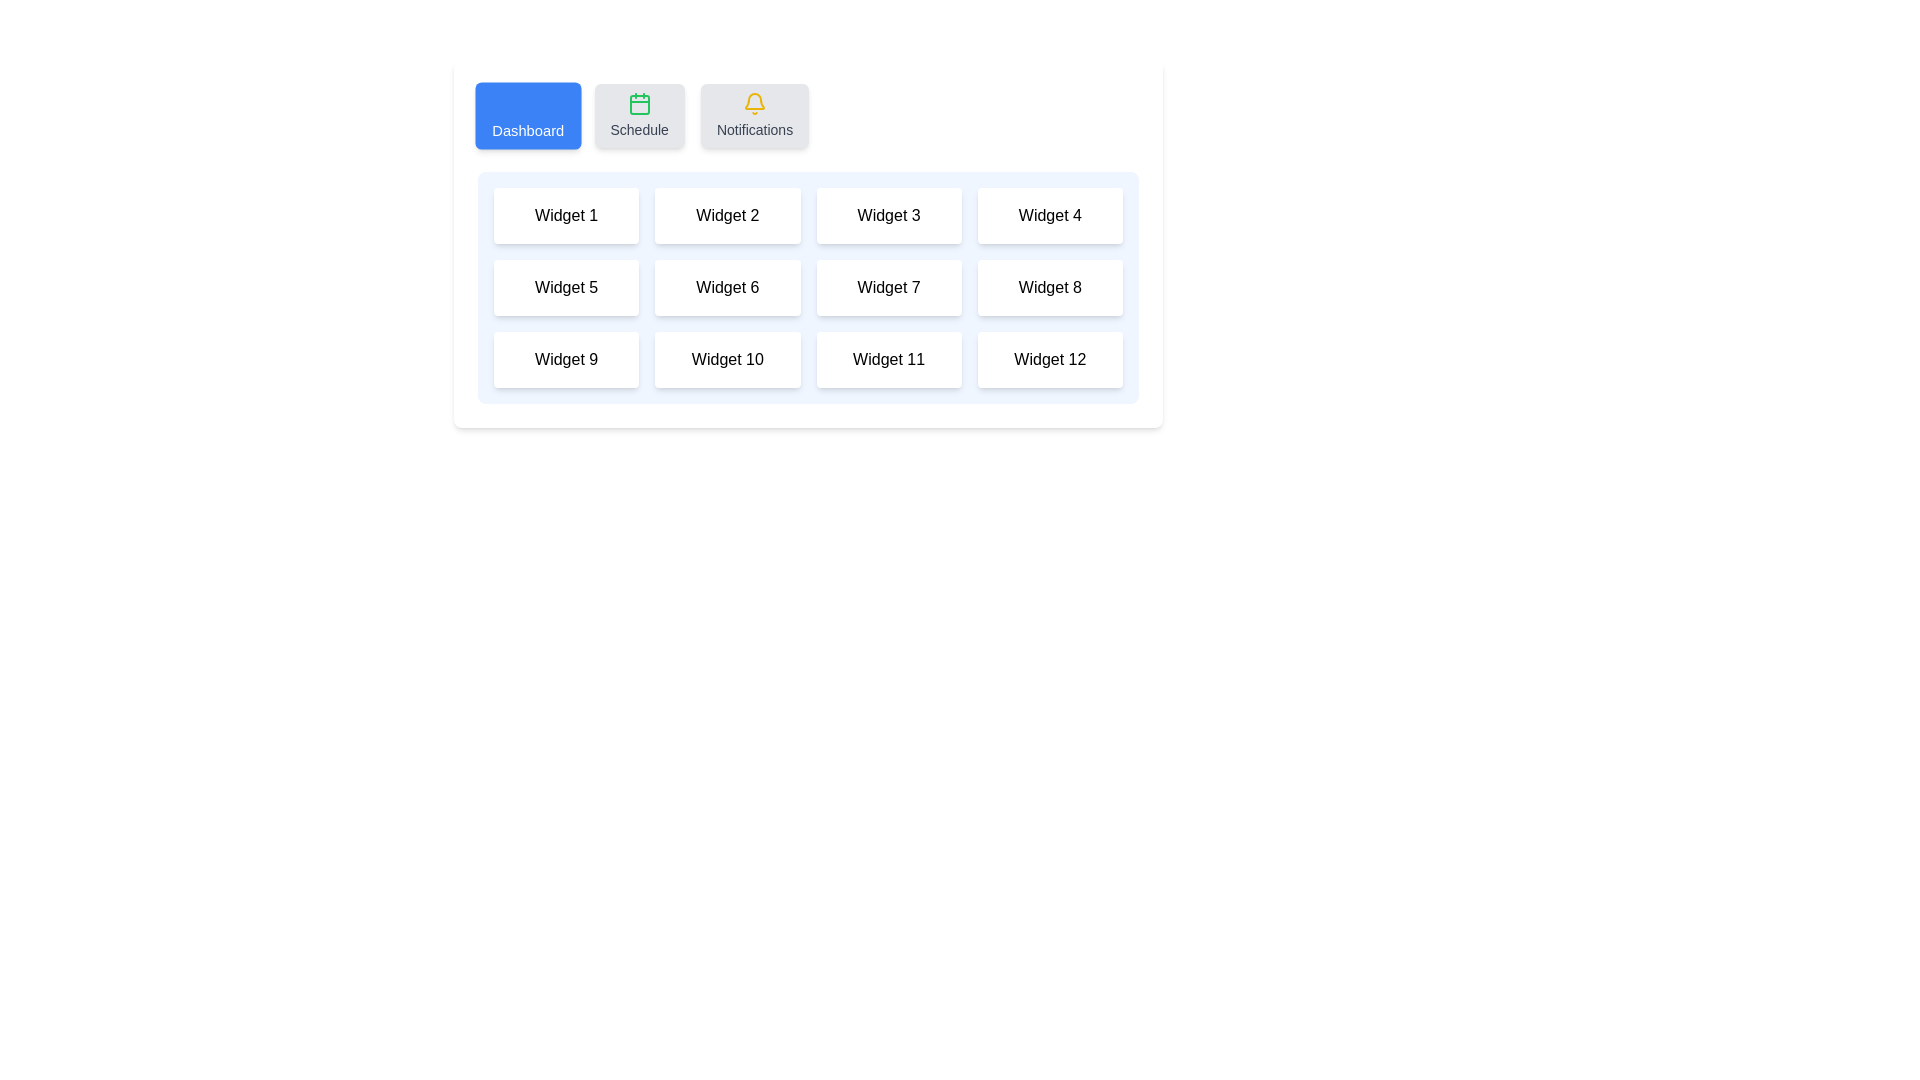 This screenshot has width=1920, height=1080. Describe the element at coordinates (753, 115) in the screenshot. I see `the tab labeled Notifications to preview its appearance` at that location.